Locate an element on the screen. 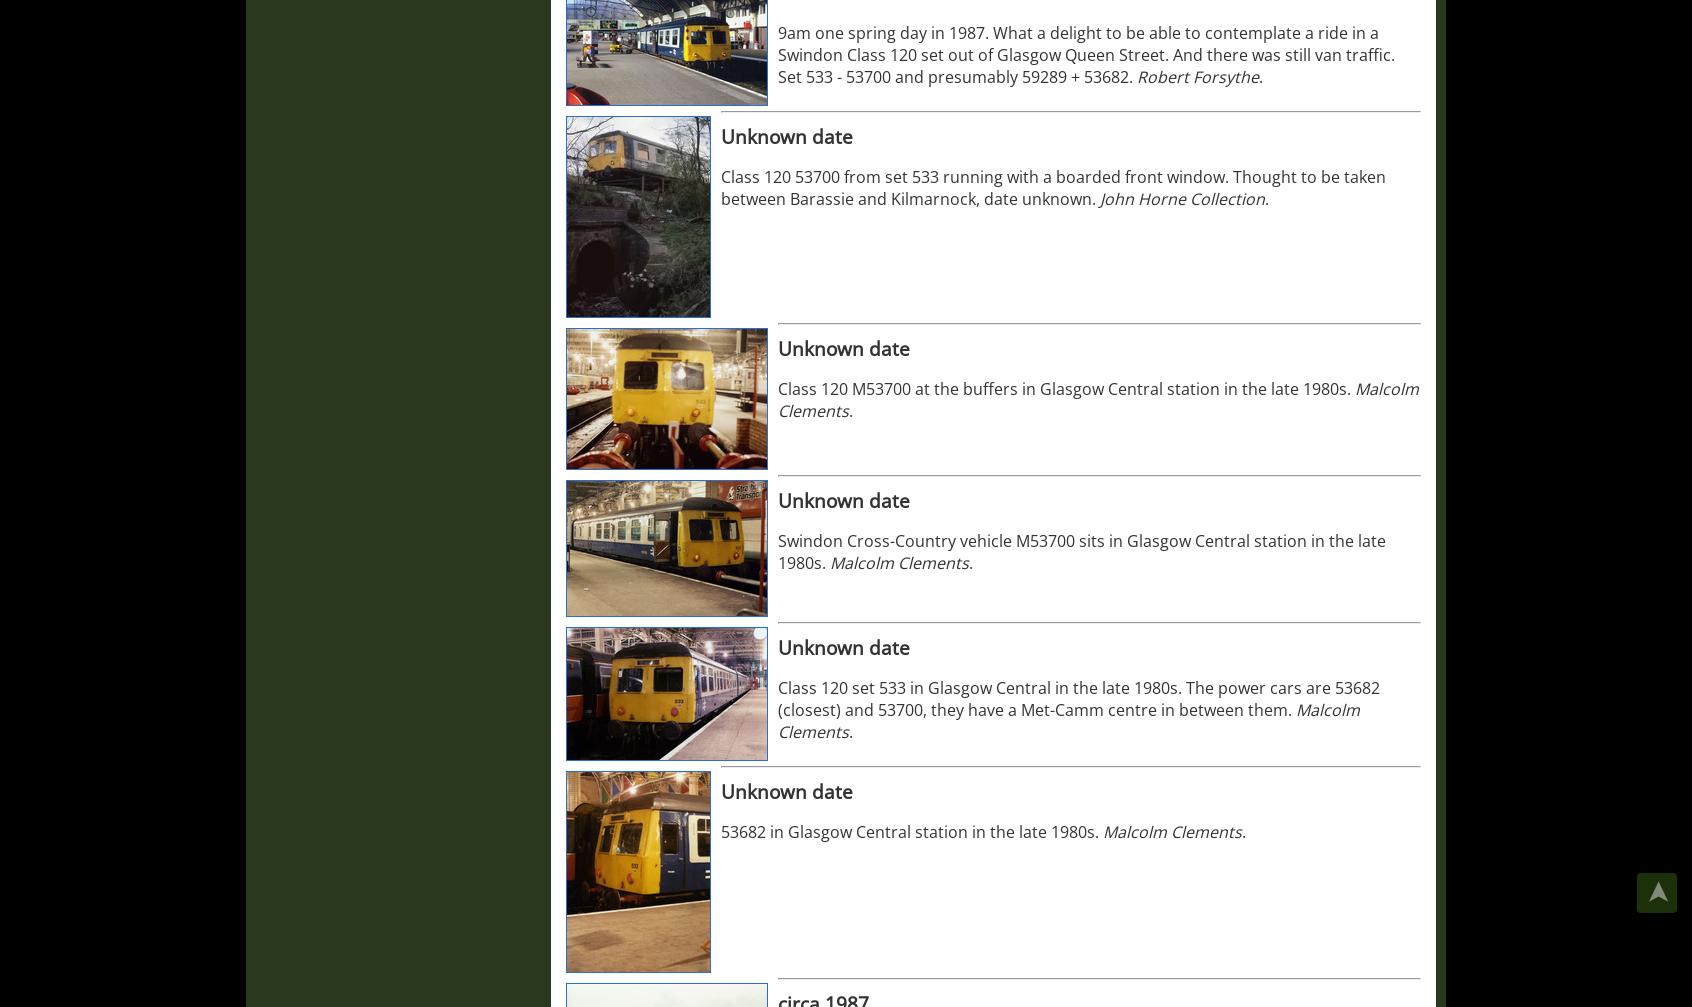 The height and width of the screenshot is (1007, 1692). 'Class 120 set 533 in Glasgow Central in the late 1980s. The power cars are 53682 (closest) and 53700, they have a Met-Camm centre in between them.' is located at coordinates (1078, 697).